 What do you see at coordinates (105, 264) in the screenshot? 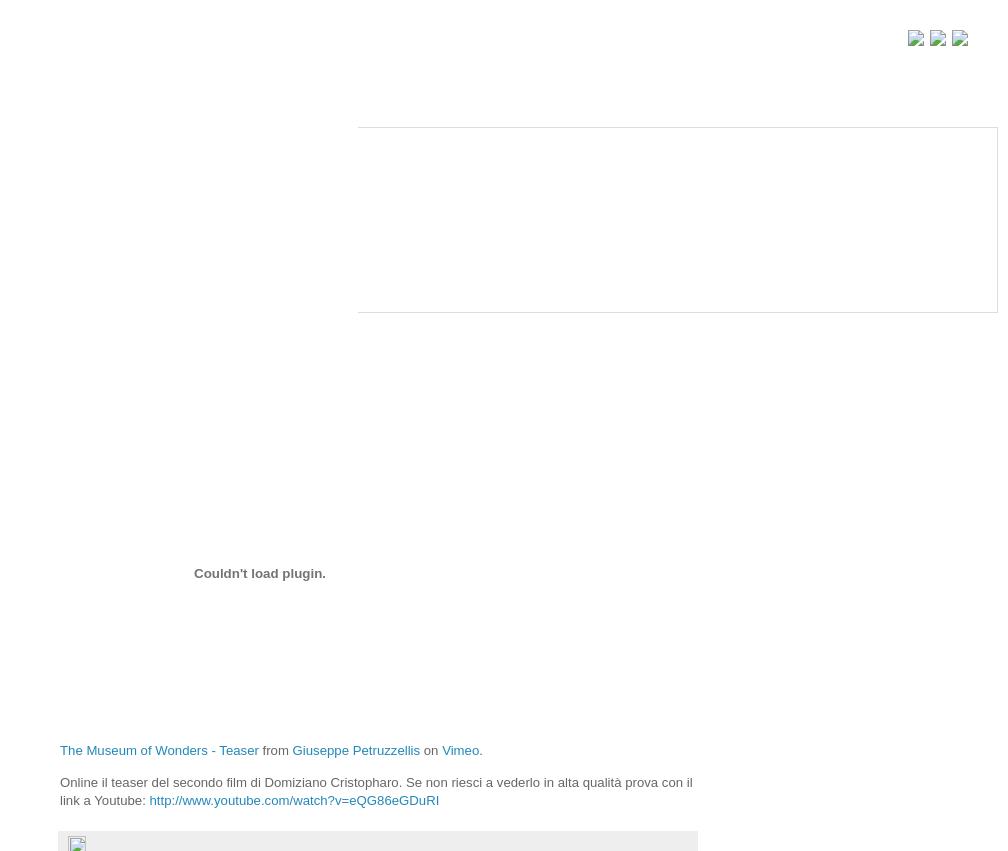
I see `'SERVICES'` at bounding box center [105, 264].